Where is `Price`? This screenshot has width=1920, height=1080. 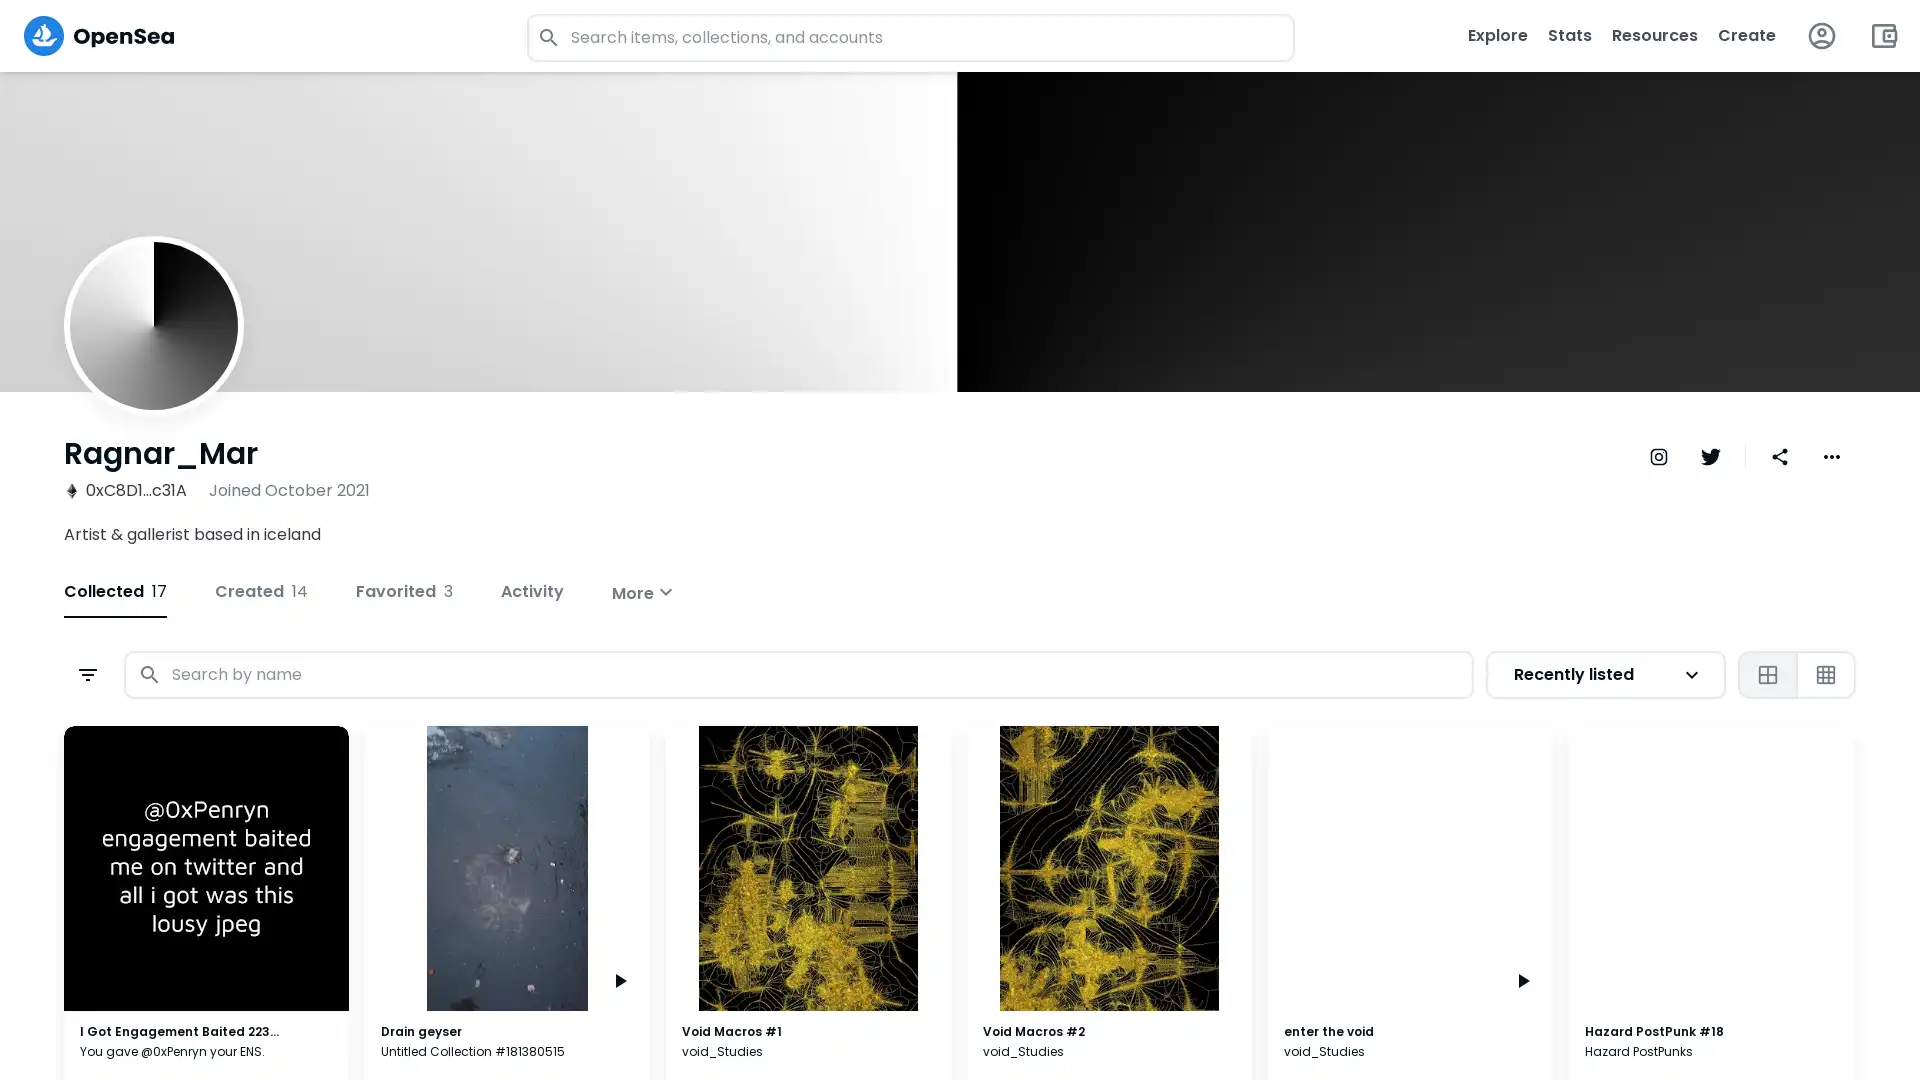
Price is located at coordinates (73, 1022).